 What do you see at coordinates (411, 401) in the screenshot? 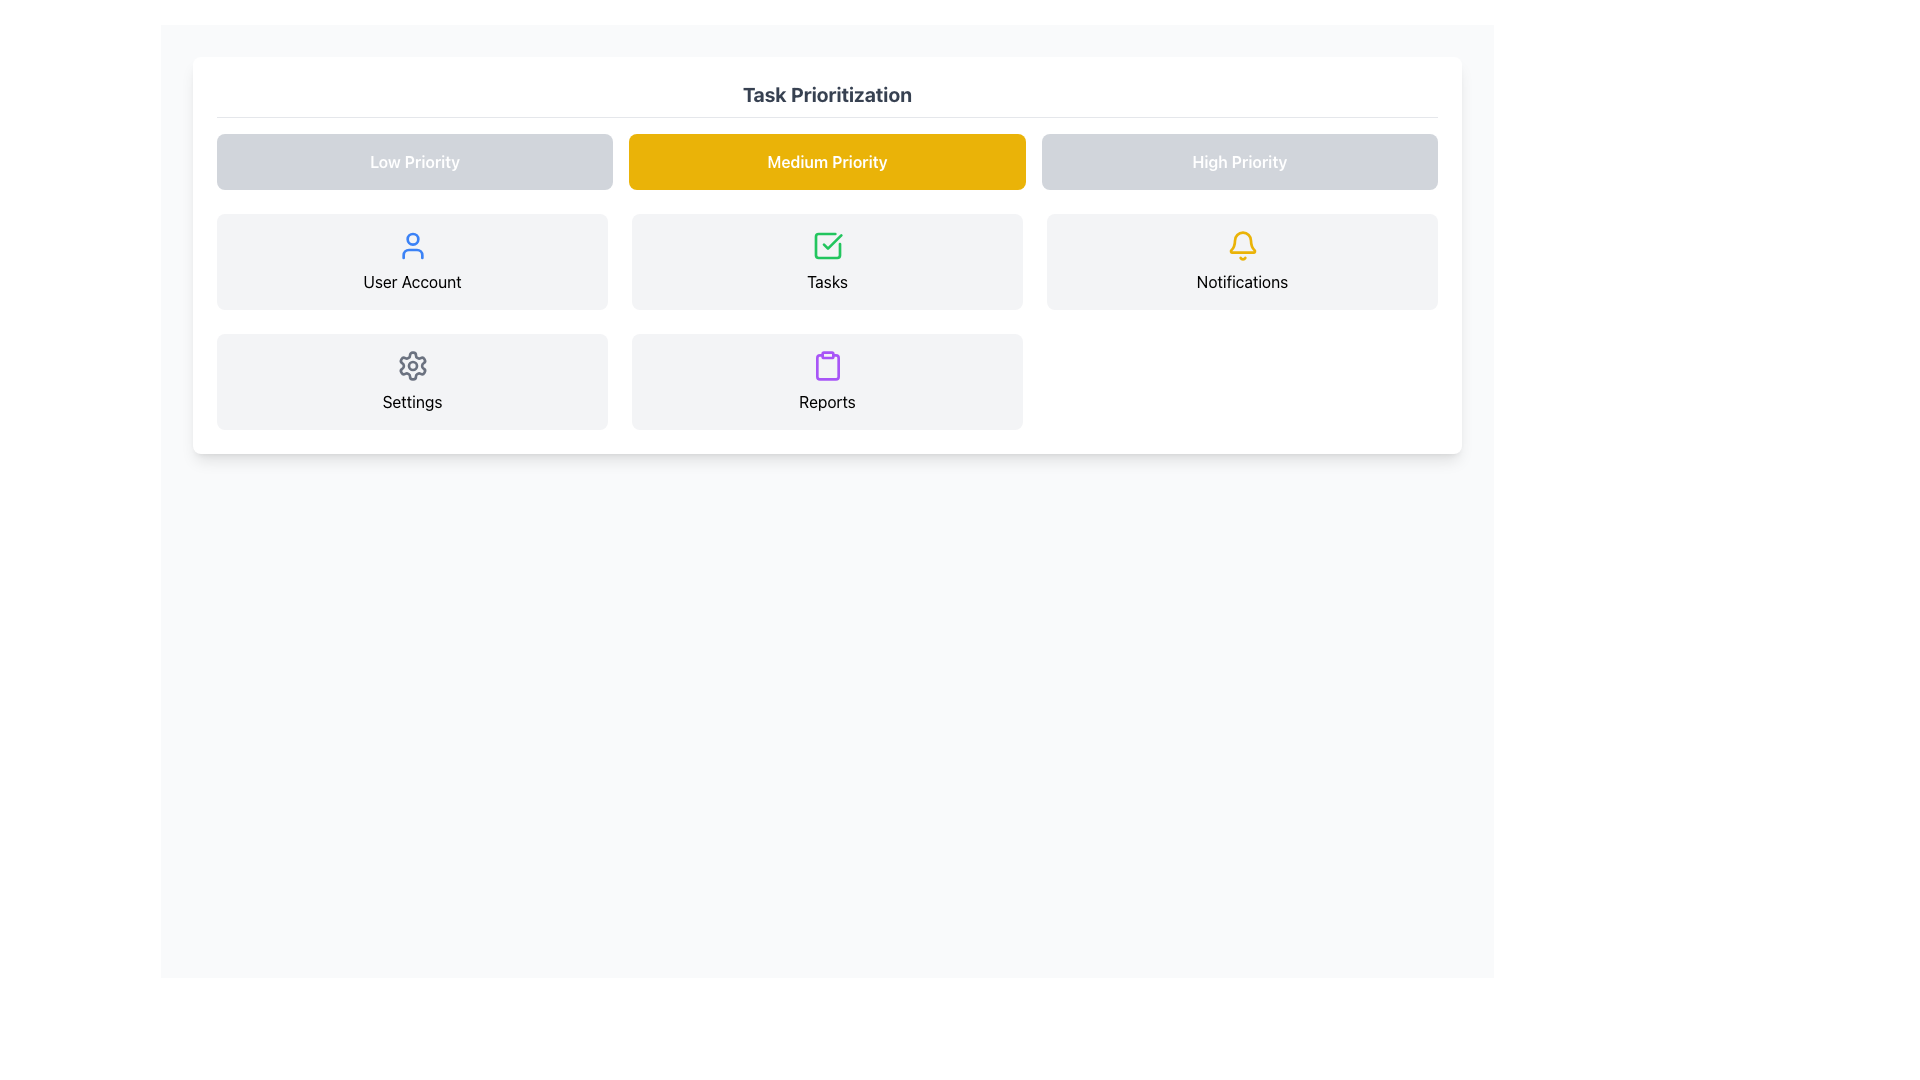
I see `the Text label that indicates the purpose of the adjacent gear icon for configuration settings, located beneath the gear icon in the user account panel` at bounding box center [411, 401].